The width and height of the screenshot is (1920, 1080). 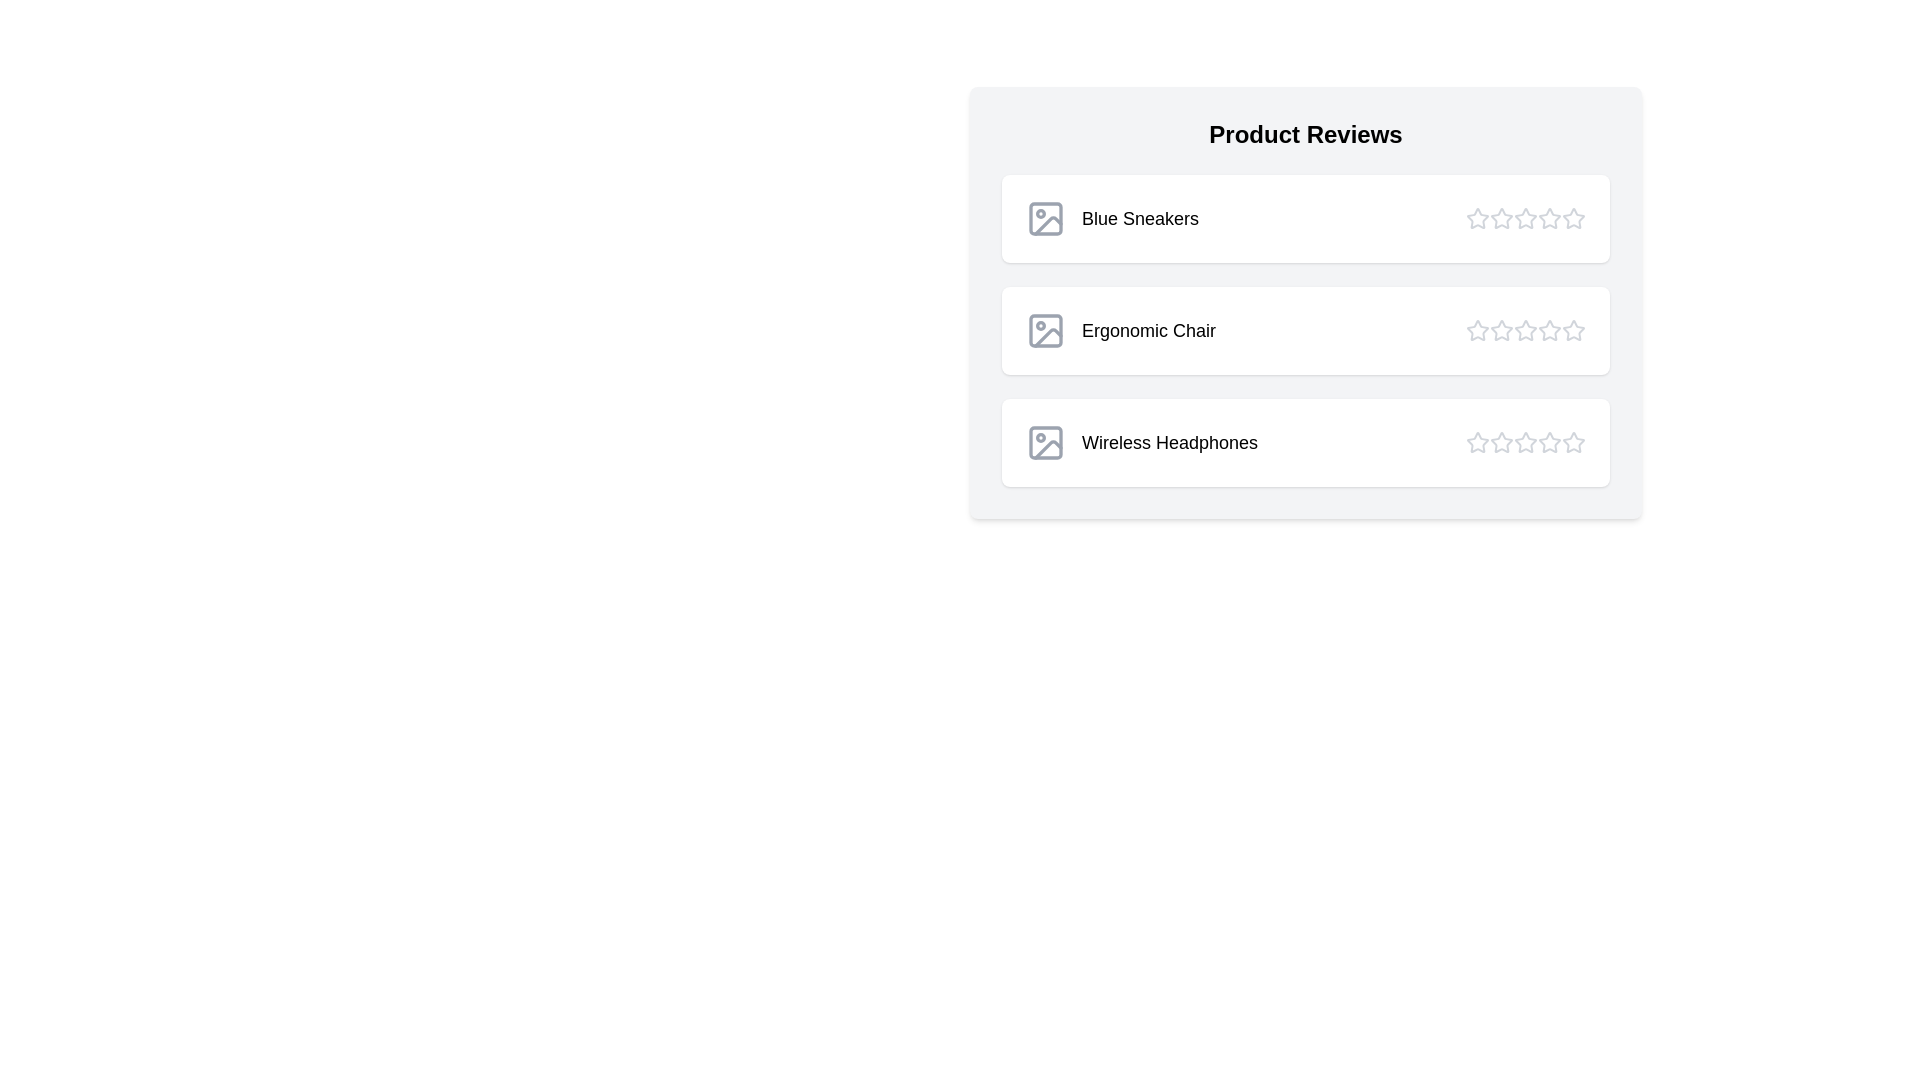 I want to click on the star corresponding to 5 stars for the product Ergonomic Chair, so click(x=1573, y=330).